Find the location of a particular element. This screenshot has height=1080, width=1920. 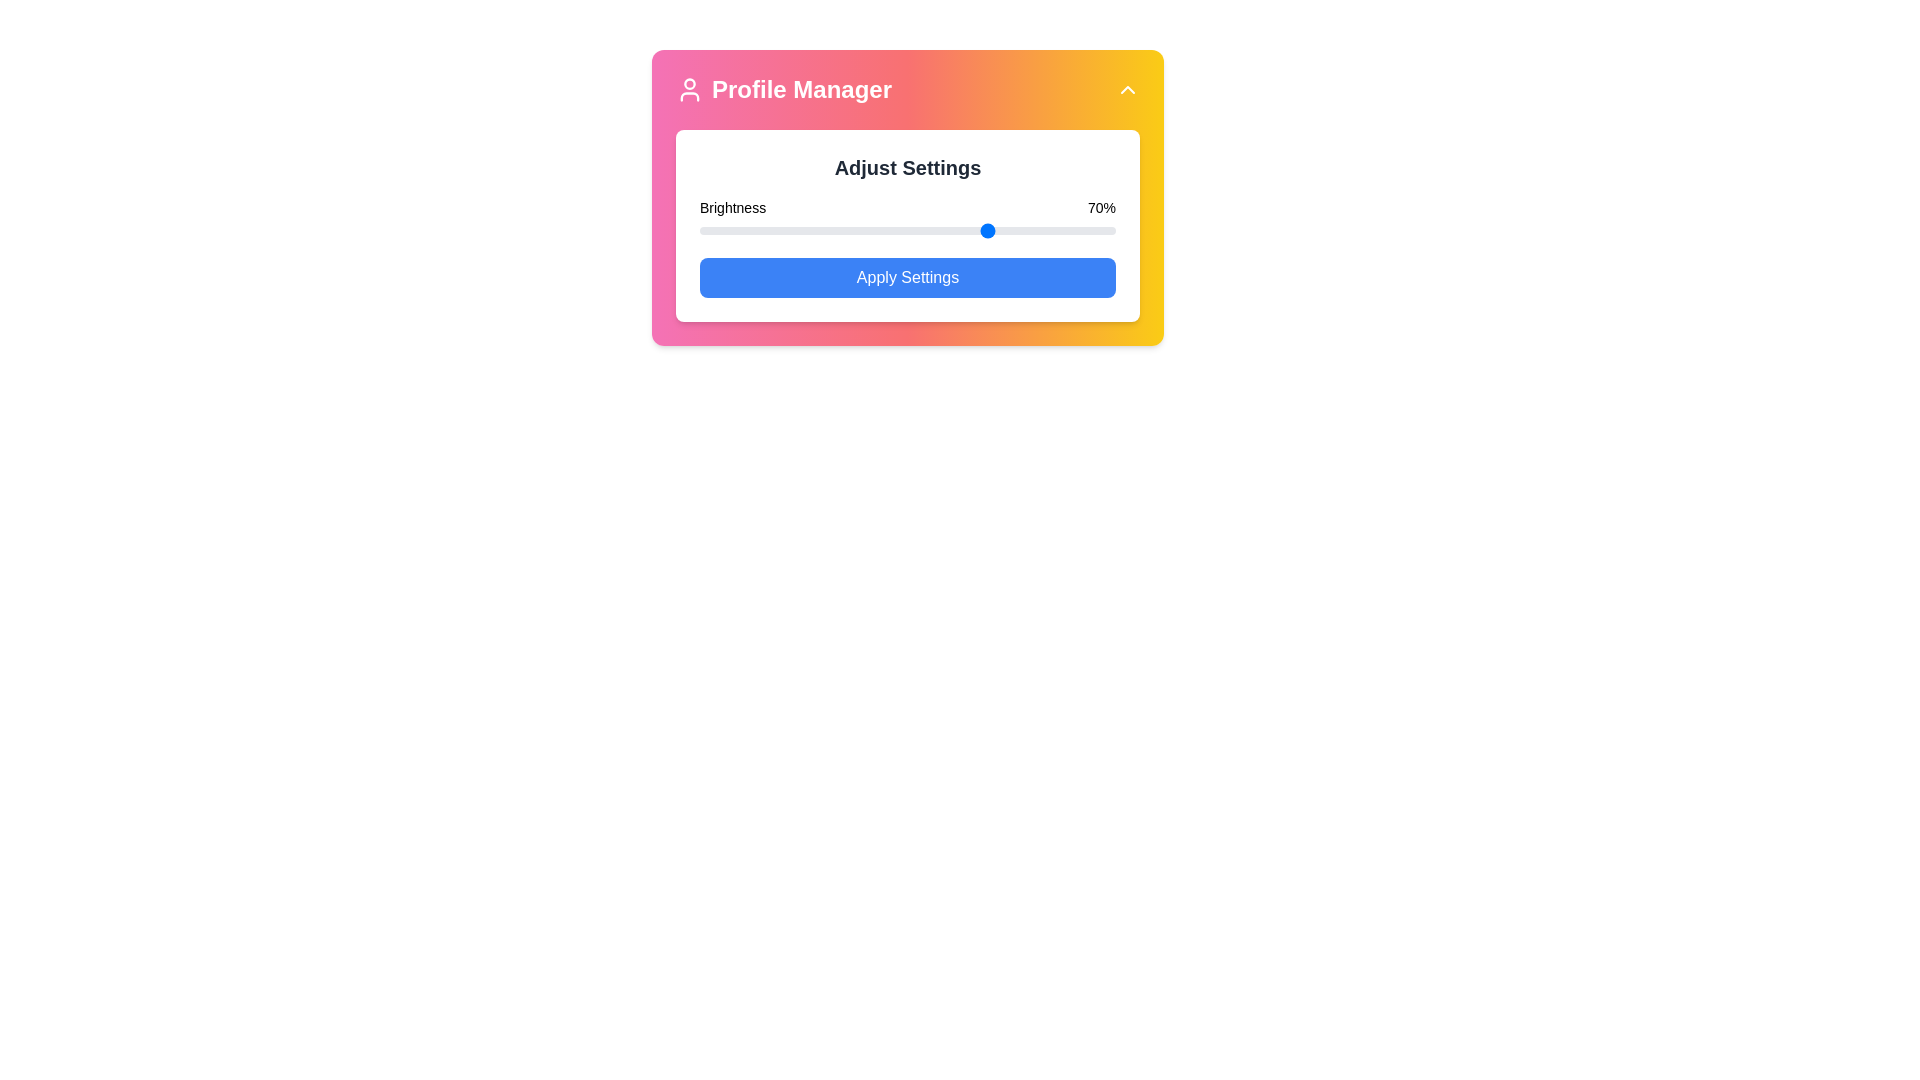

brightness is located at coordinates (1020, 230).